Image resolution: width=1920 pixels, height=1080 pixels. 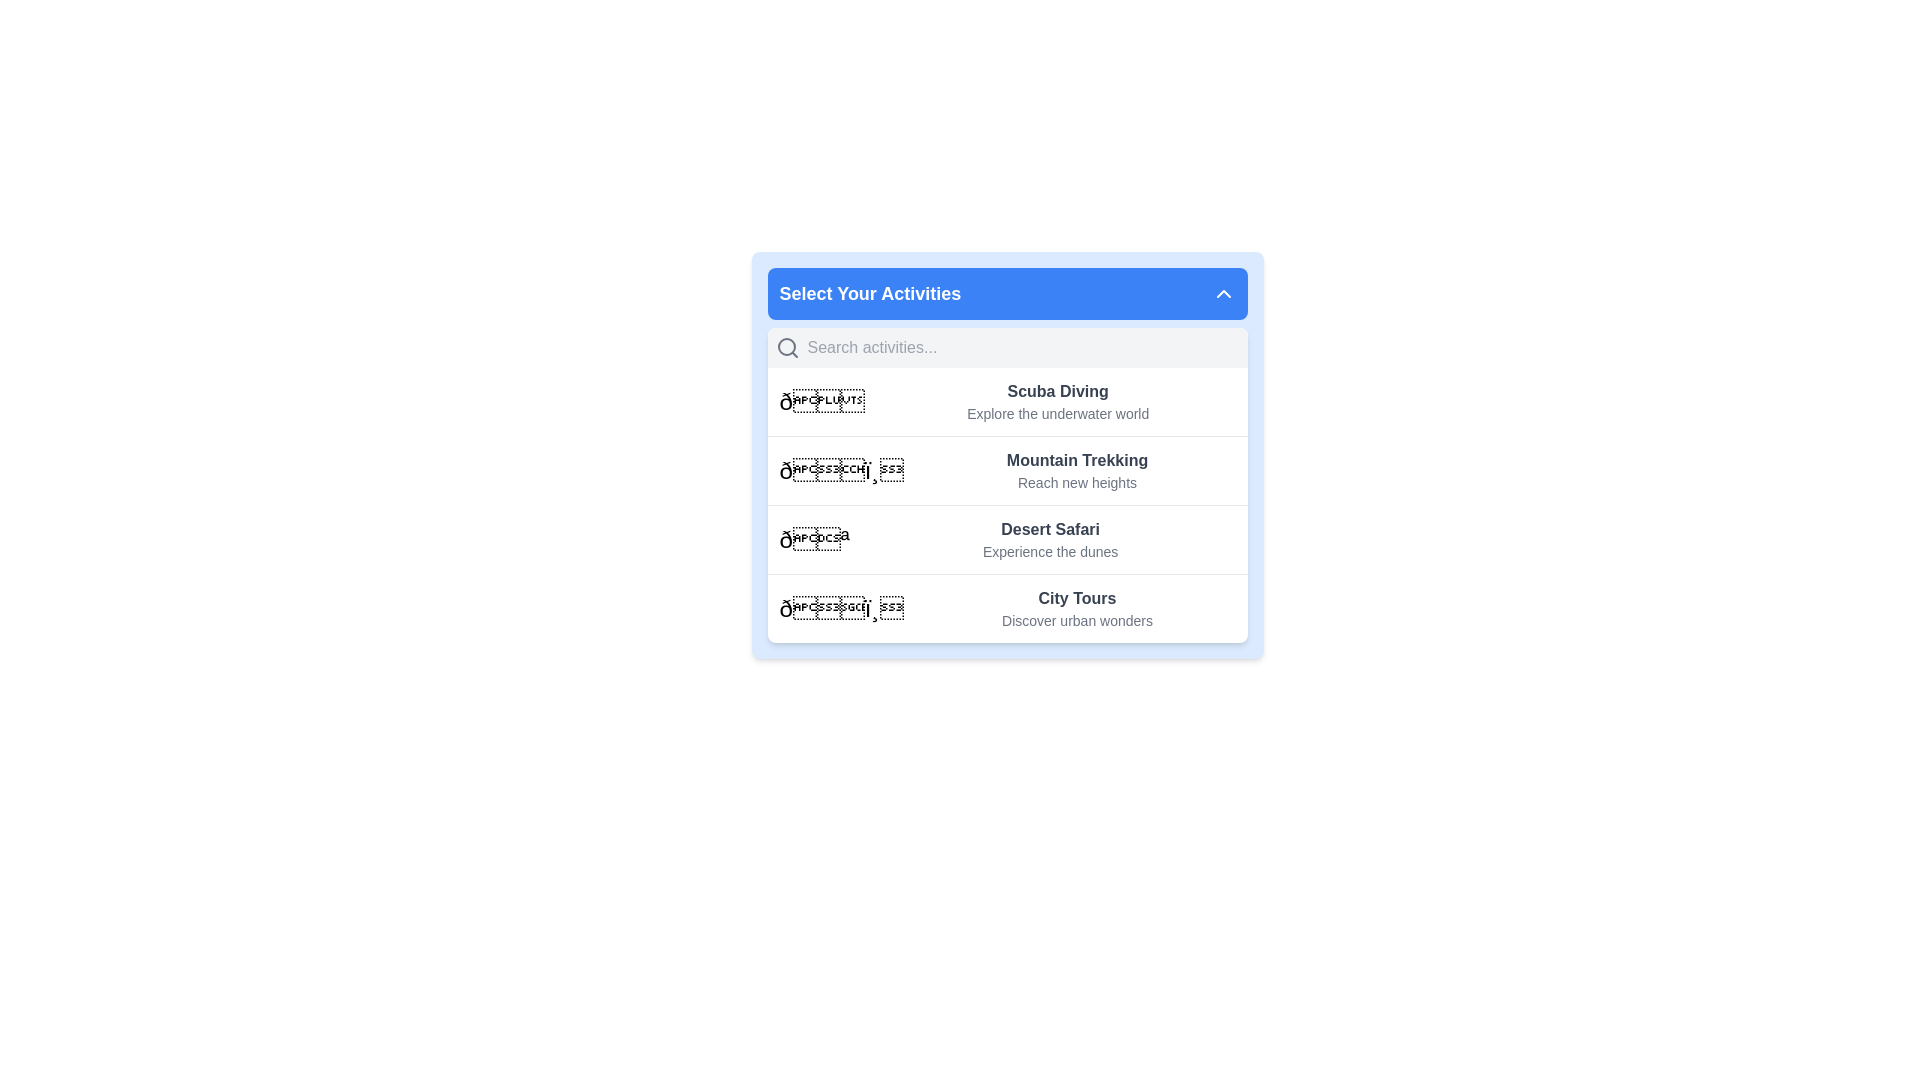 I want to click on text label serving as the title for the 'Desert Safari' activity, which is located in the third row of the activities list under 'Select Your Activities', so click(x=1049, y=528).